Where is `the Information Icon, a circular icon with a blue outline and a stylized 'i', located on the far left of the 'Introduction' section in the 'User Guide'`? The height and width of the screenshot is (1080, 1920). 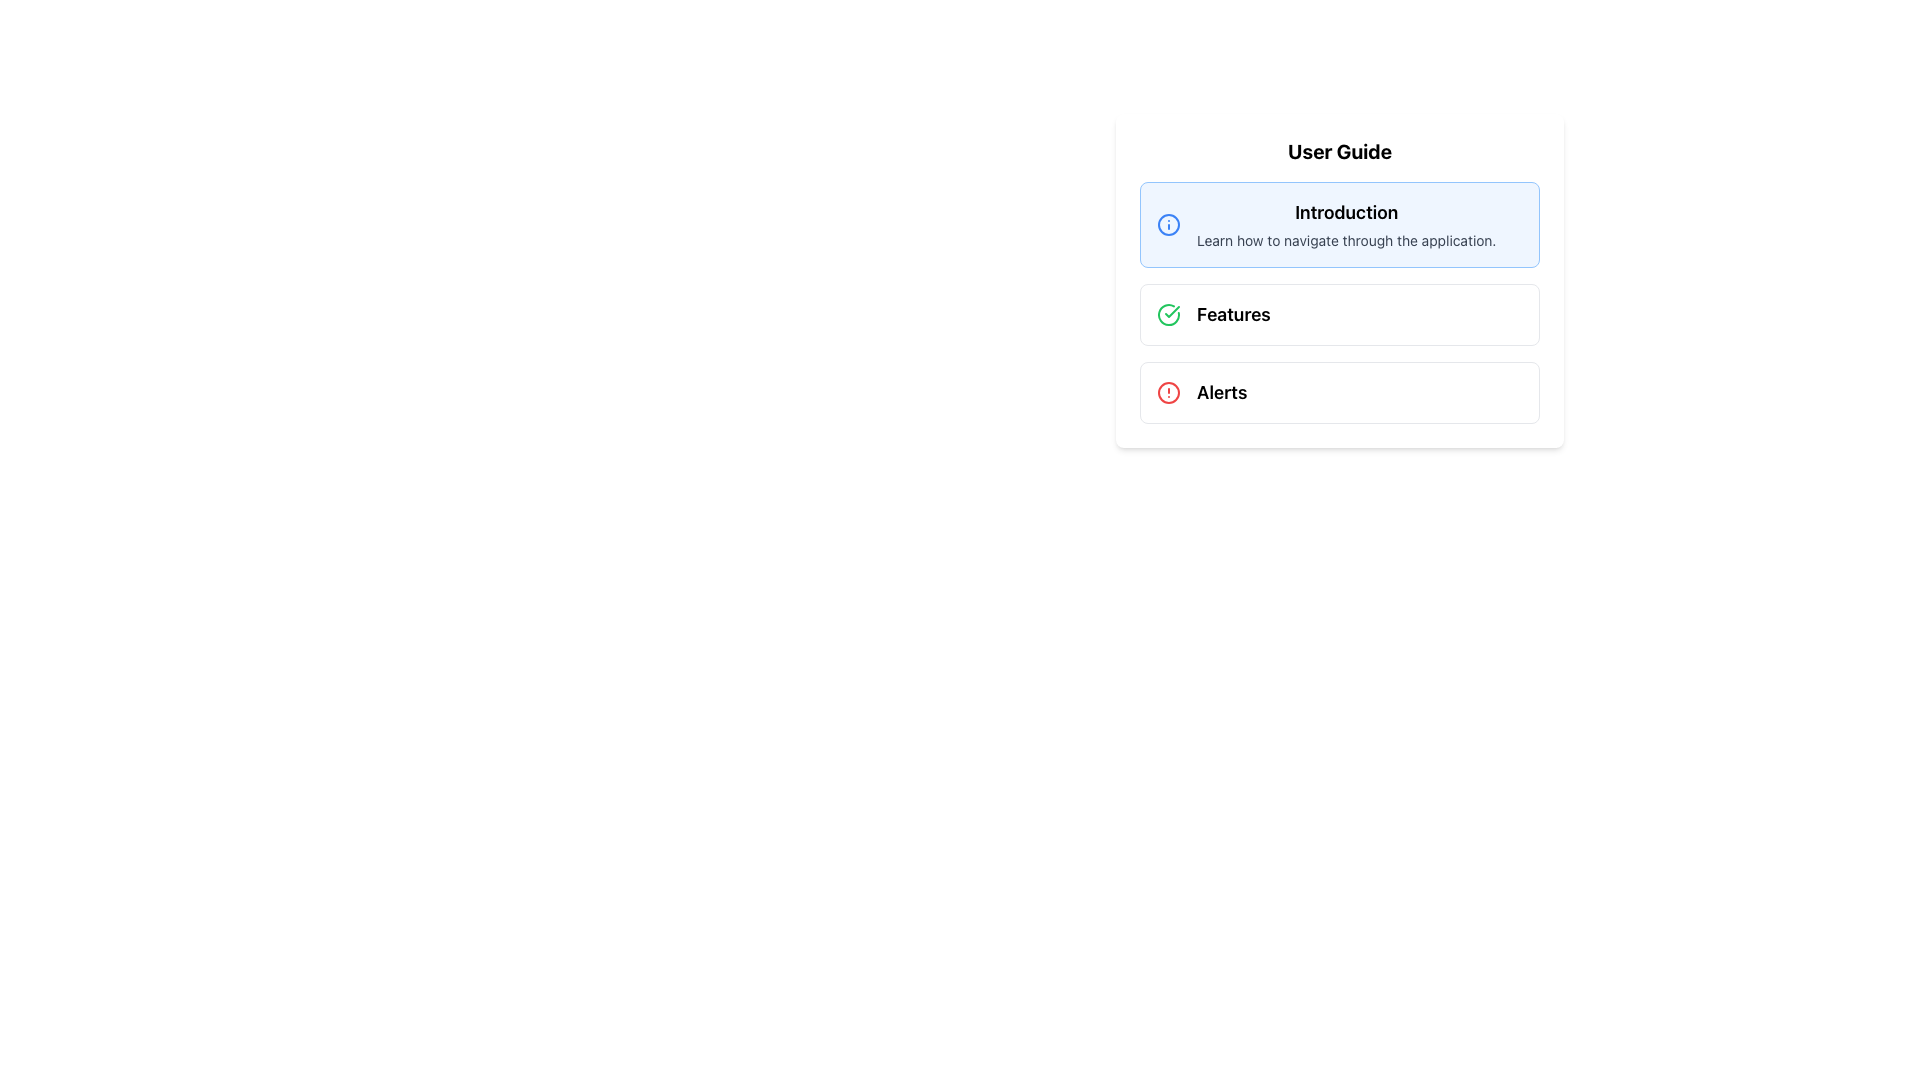
the Information Icon, a circular icon with a blue outline and a stylized 'i', located on the far left of the 'Introduction' section in the 'User Guide' is located at coordinates (1169, 224).